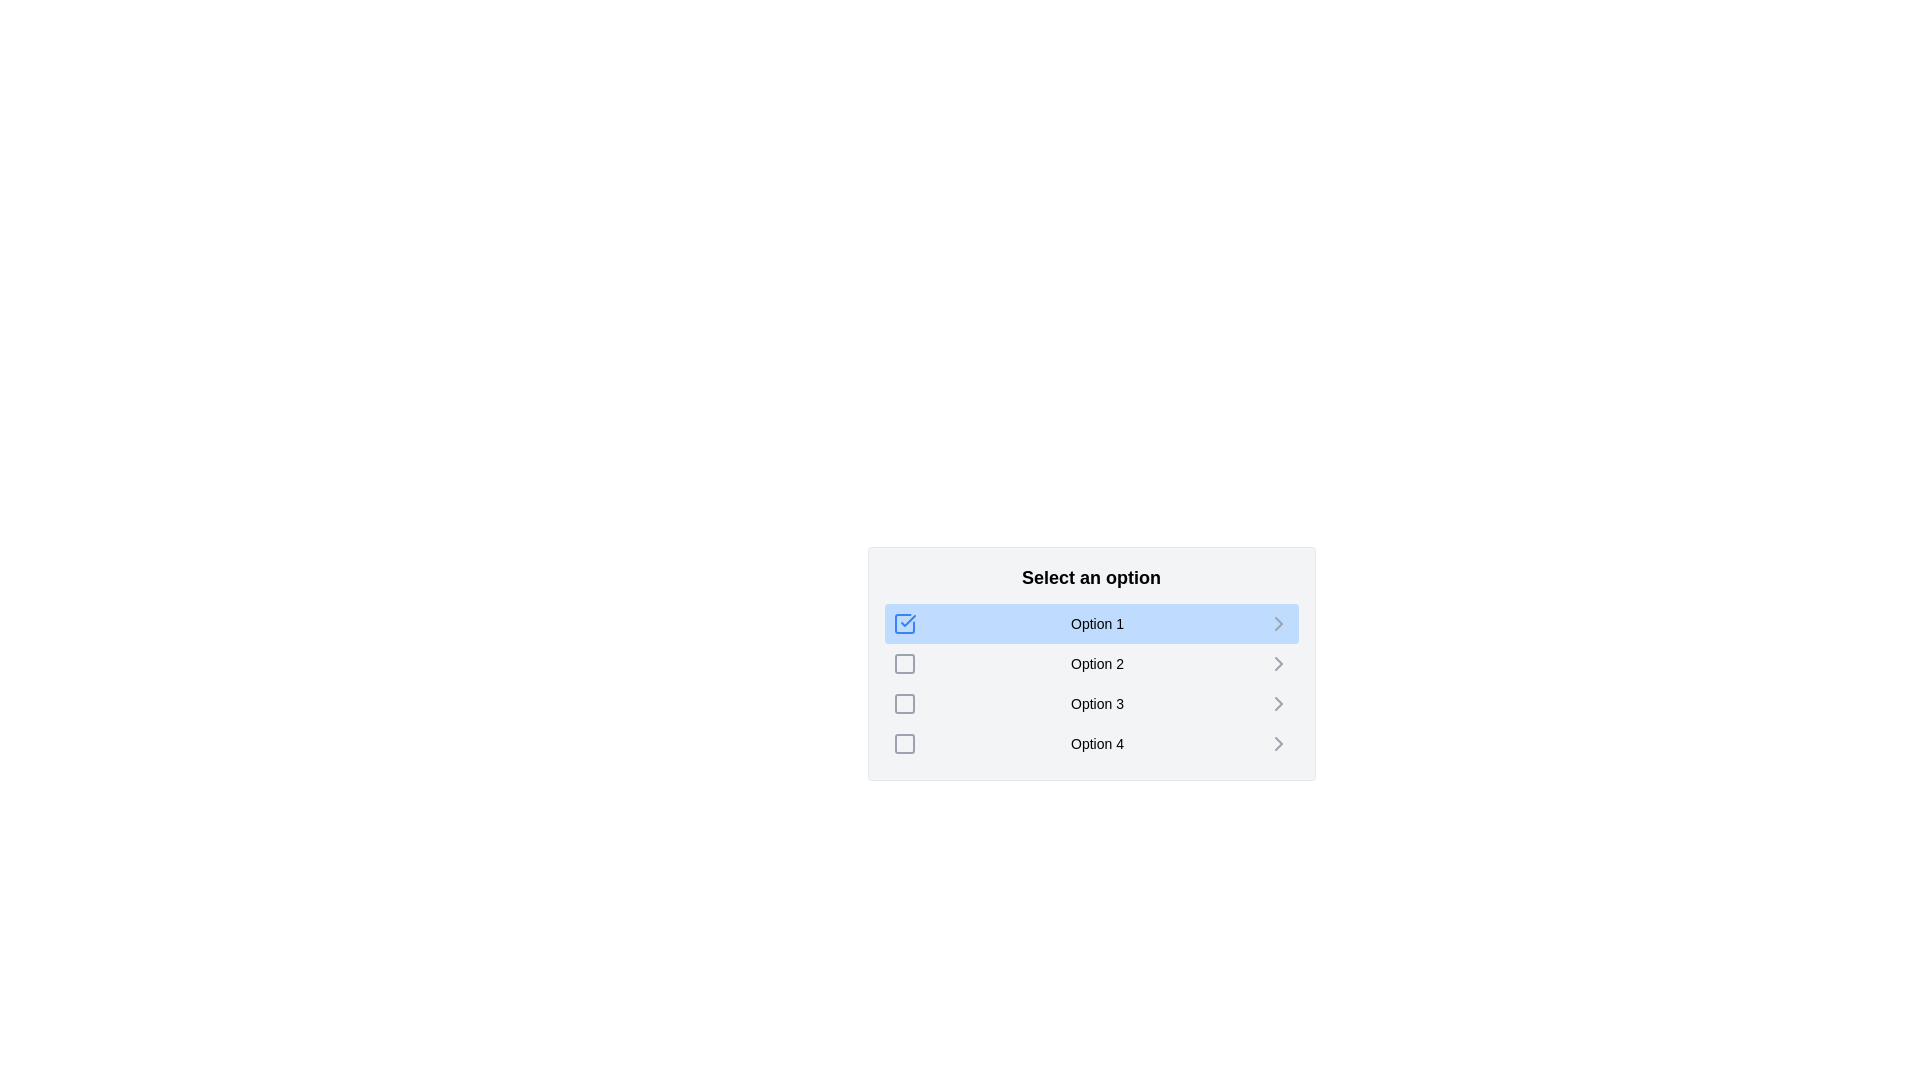  Describe the element at coordinates (1090, 663) in the screenshot. I see `the second option in the list, which contains a checkbox and an icon, located under the 'Select an option' header` at that location.